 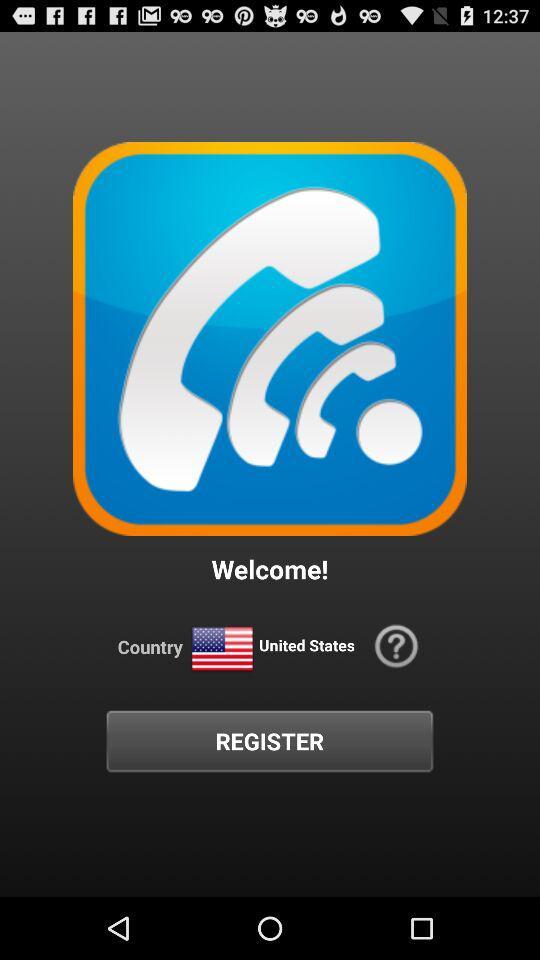 I want to click on the icon to the right of the united states icon, so click(x=396, y=645).